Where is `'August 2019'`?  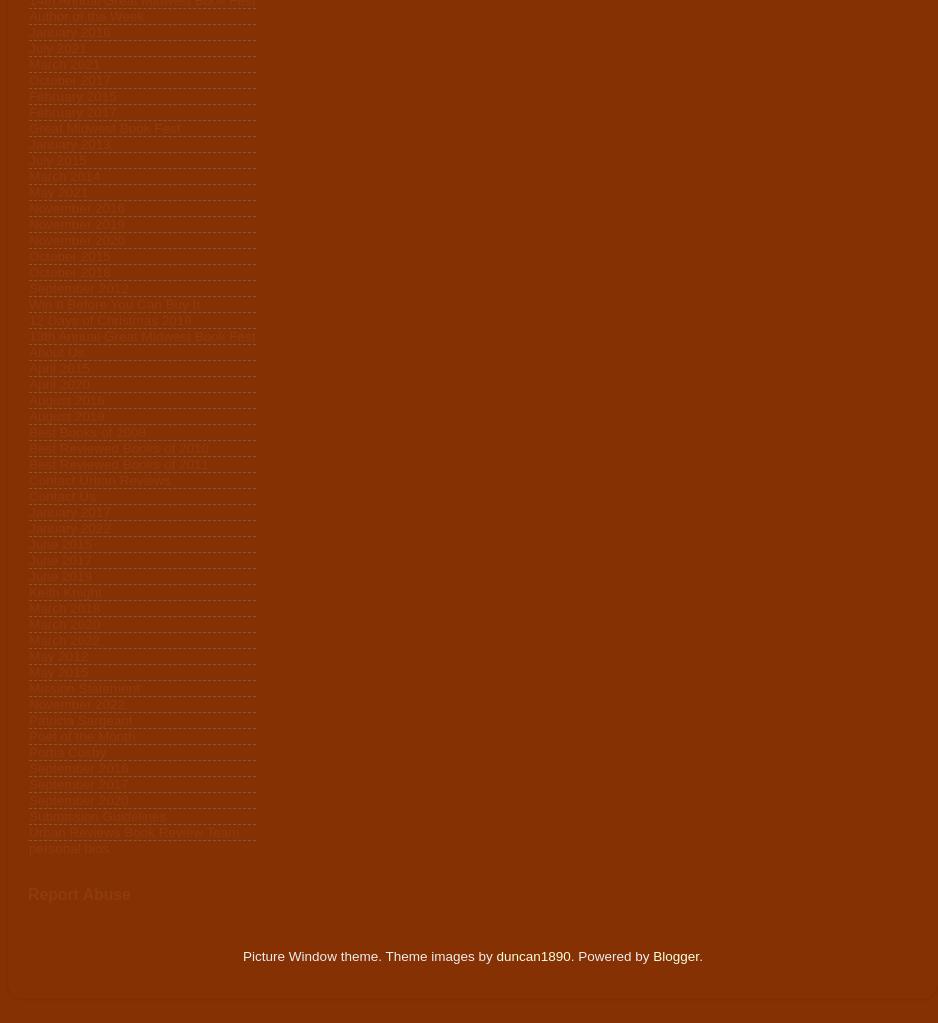
'August 2019' is located at coordinates (28, 416).